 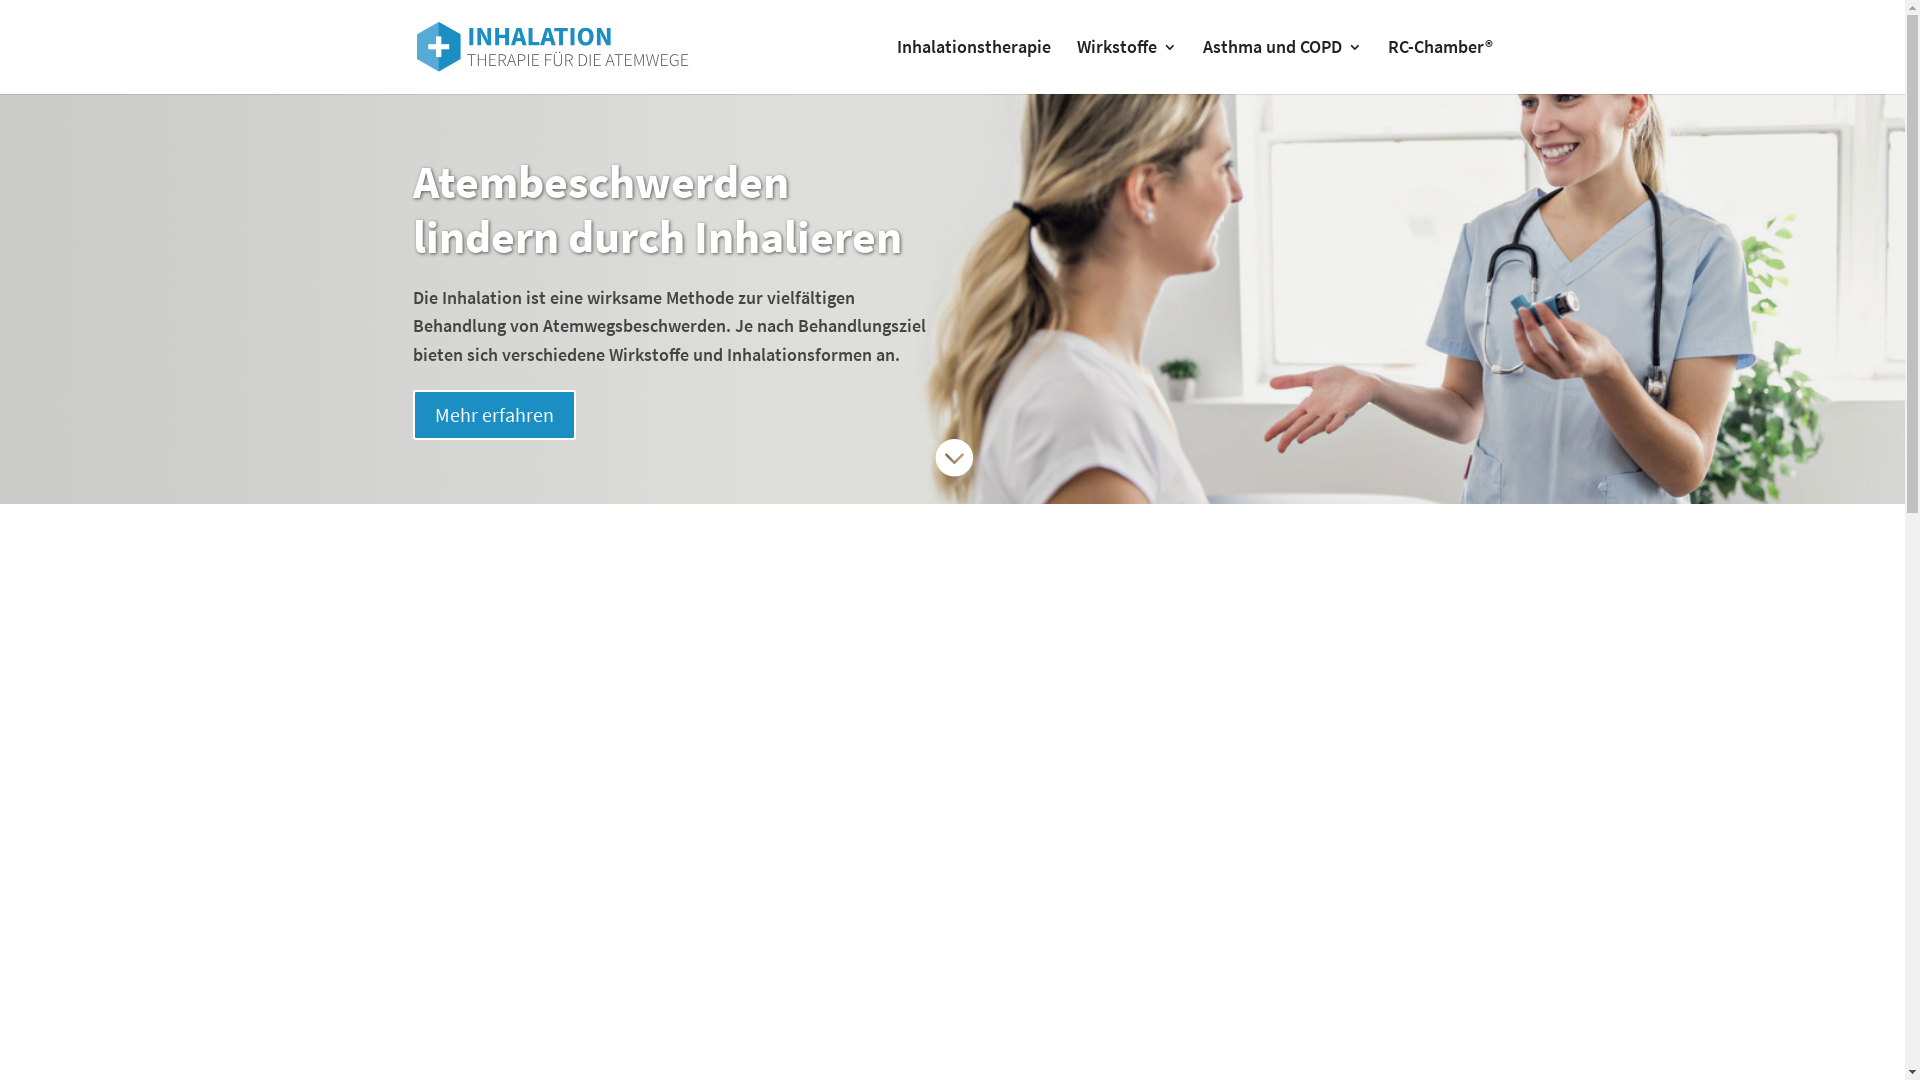 I want to click on 'Inhalationstherapie', so click(x=973, y=65).